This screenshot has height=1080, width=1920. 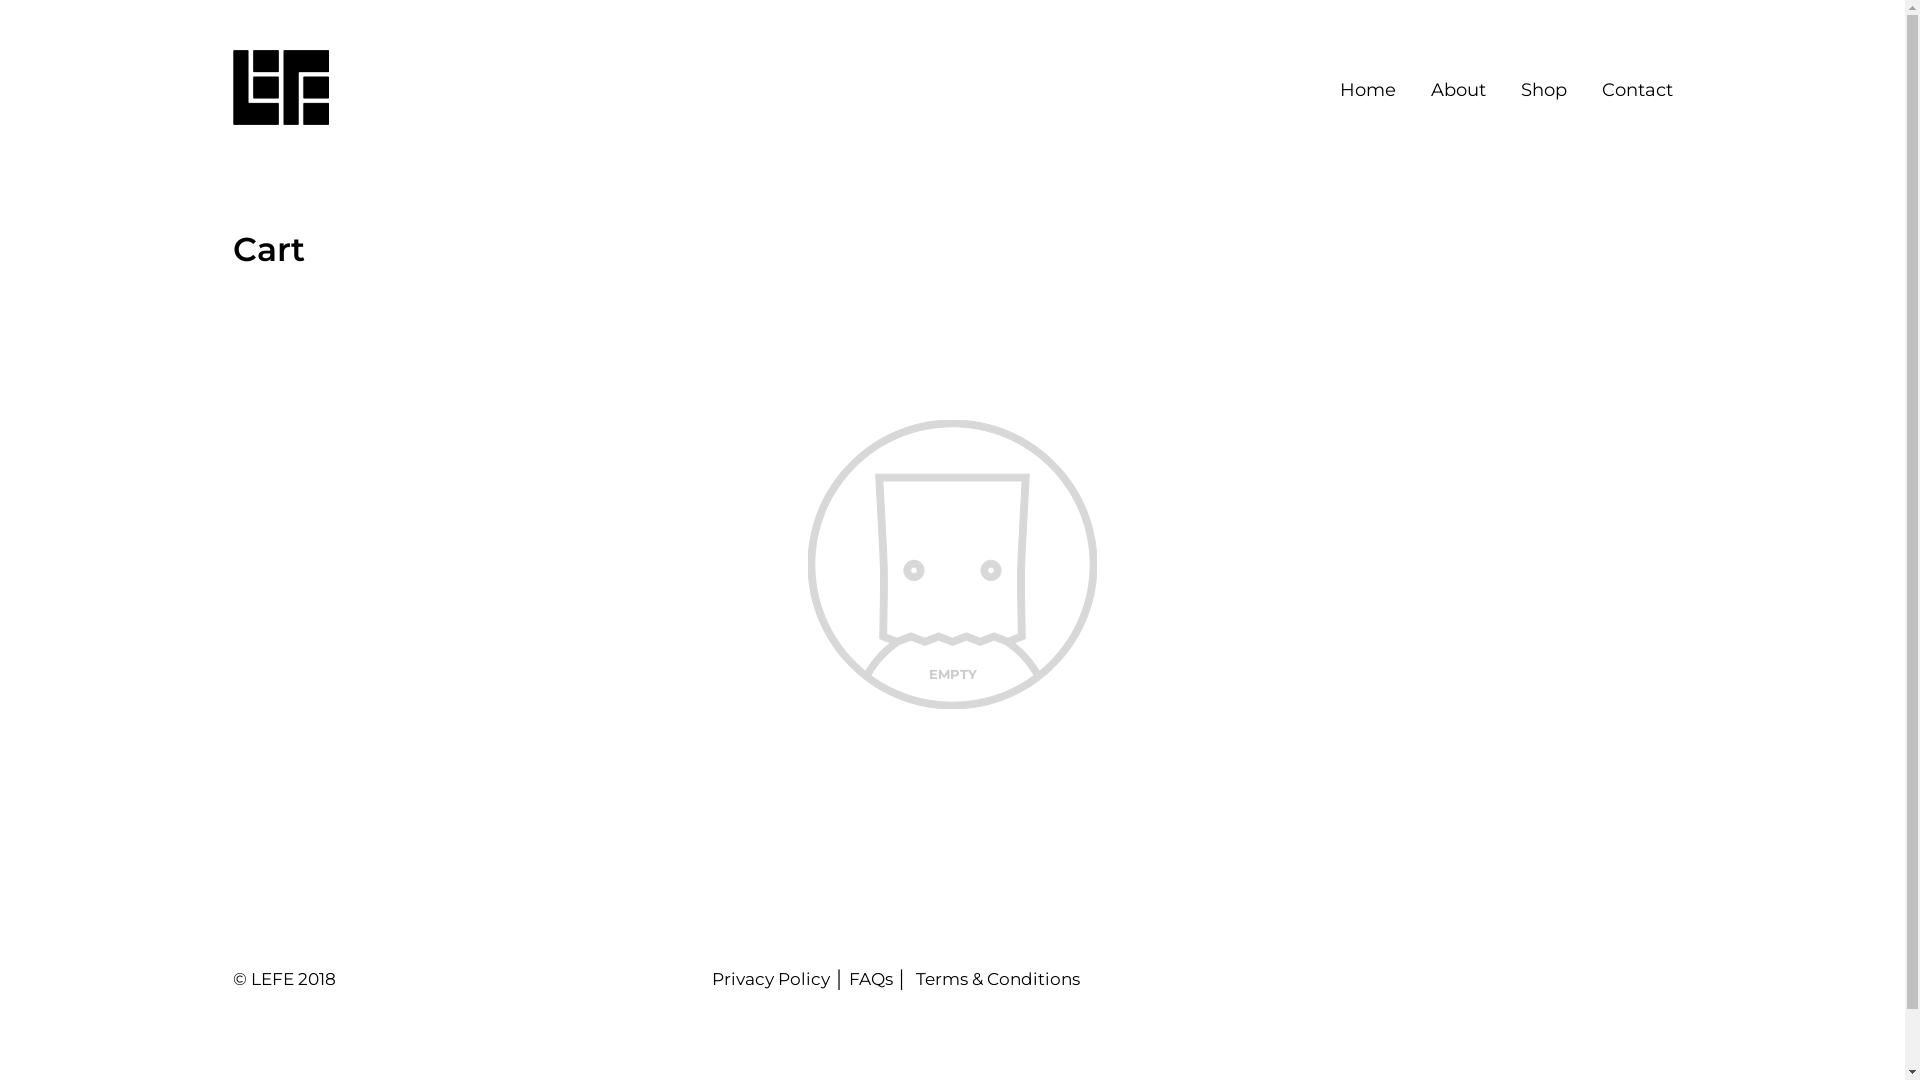 What do you see at coordinates (998, 978) in the screenshot?
I see `'Terms & Conditions'` at bounding box center [998, 978].